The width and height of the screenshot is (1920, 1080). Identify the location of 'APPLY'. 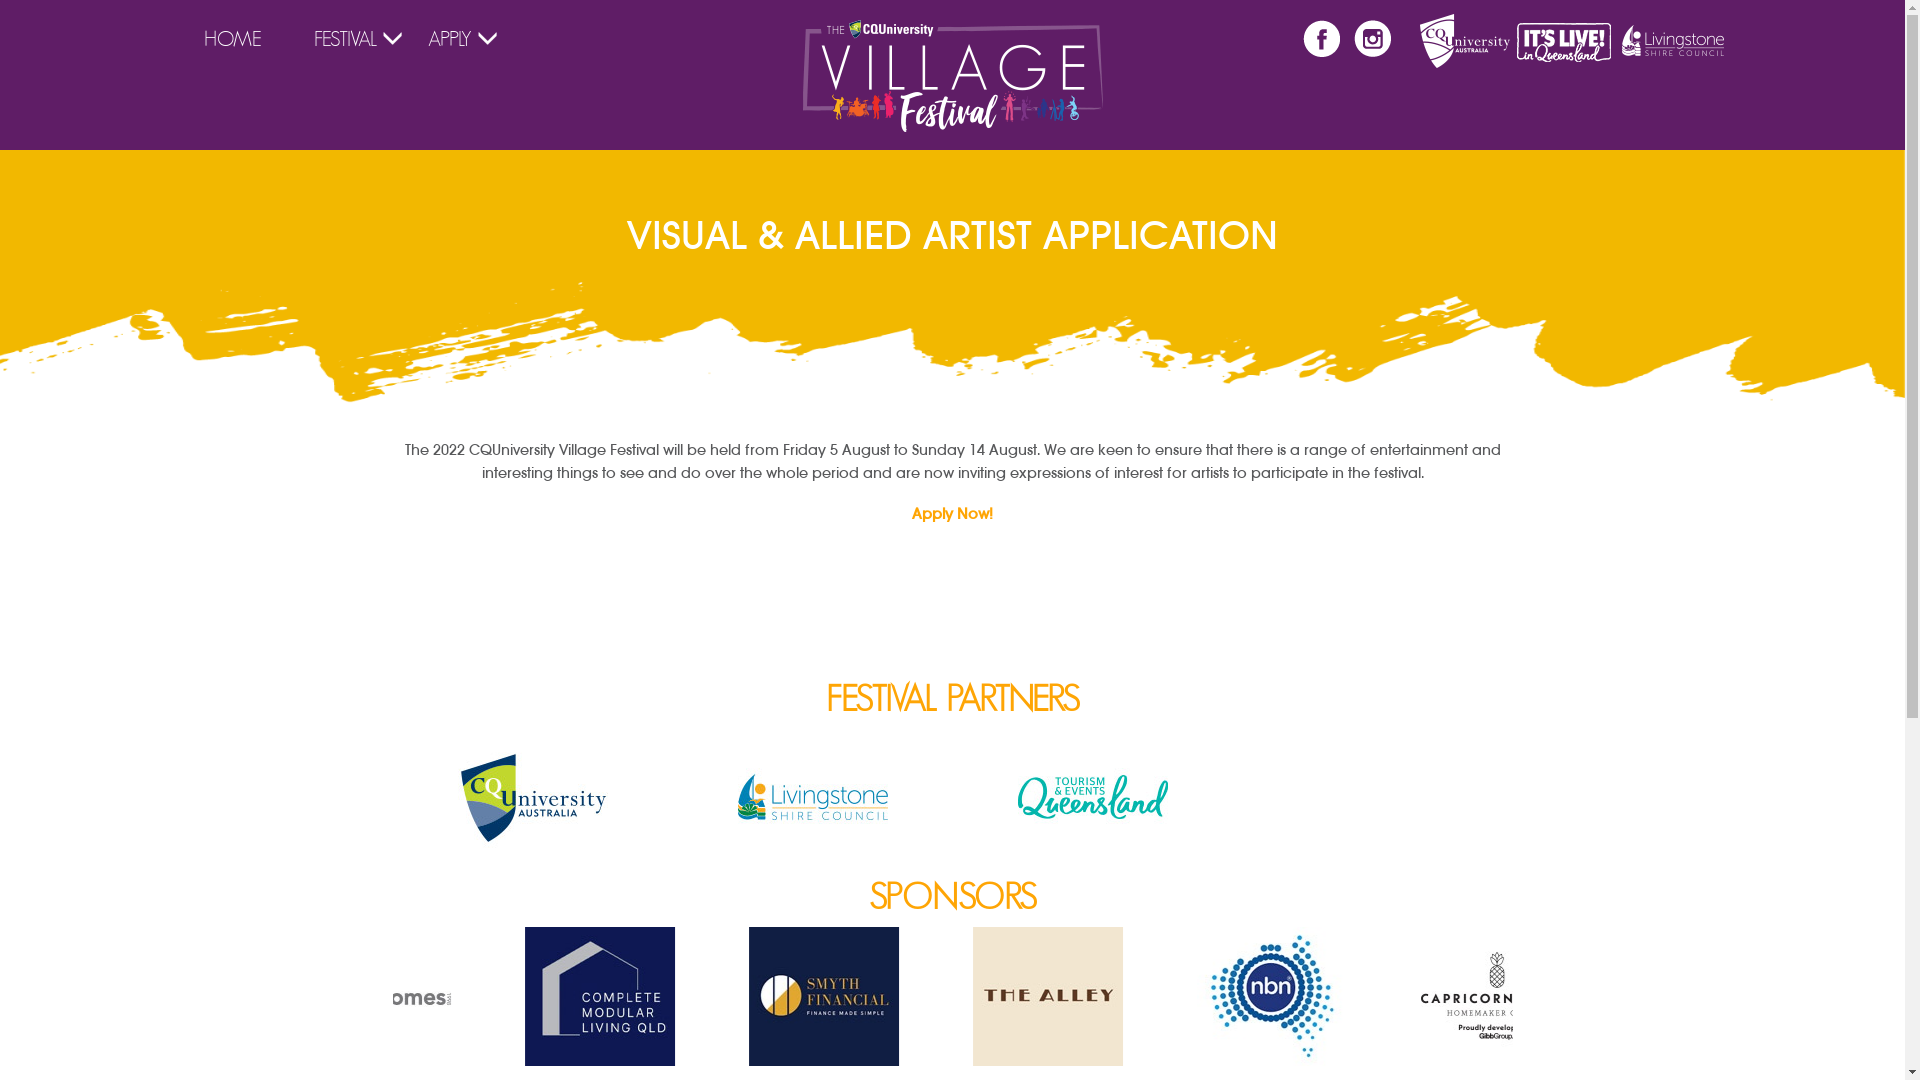
(448, 38).